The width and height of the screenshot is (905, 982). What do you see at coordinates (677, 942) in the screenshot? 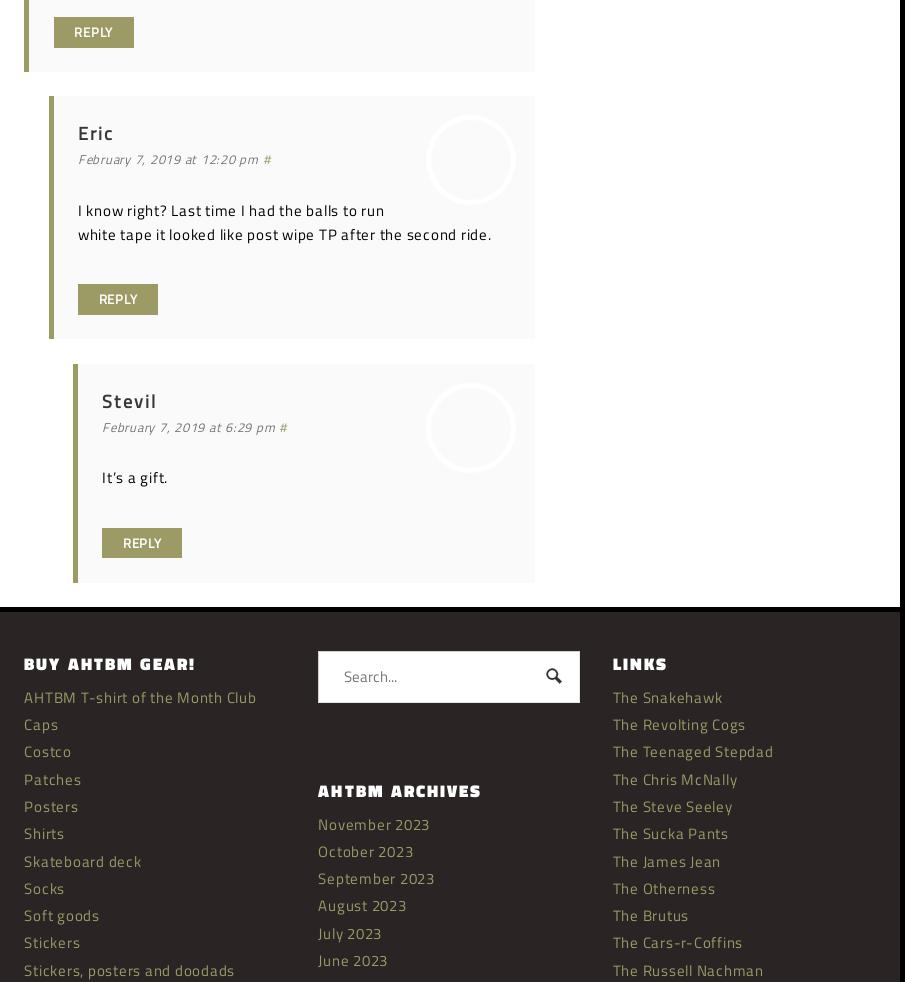
I see `'The Cars-r-Coffins'` at bounding box center [677, 942].